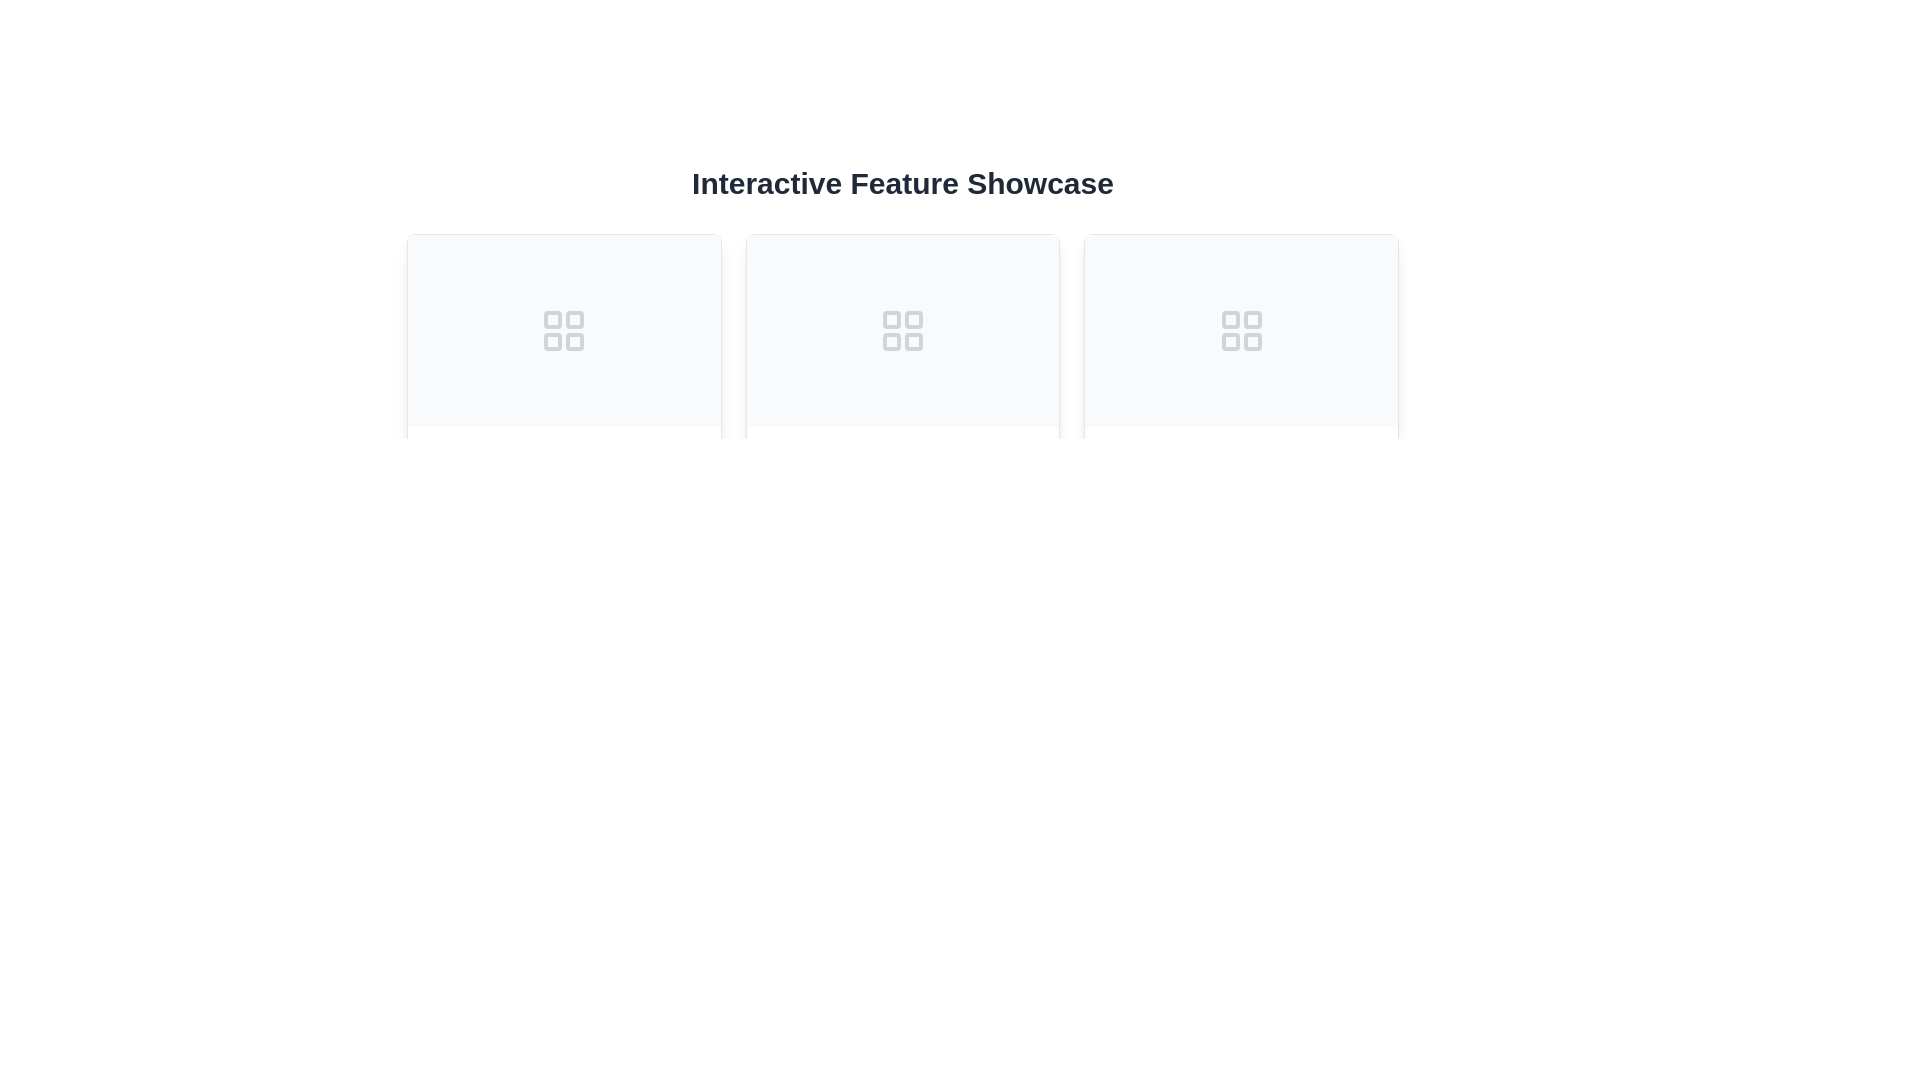 The image size is (1920, 1080). I want to click on the bottom-left square of the 2x2 grid icon represented by the SVG rectangle, so click(1229, 341).